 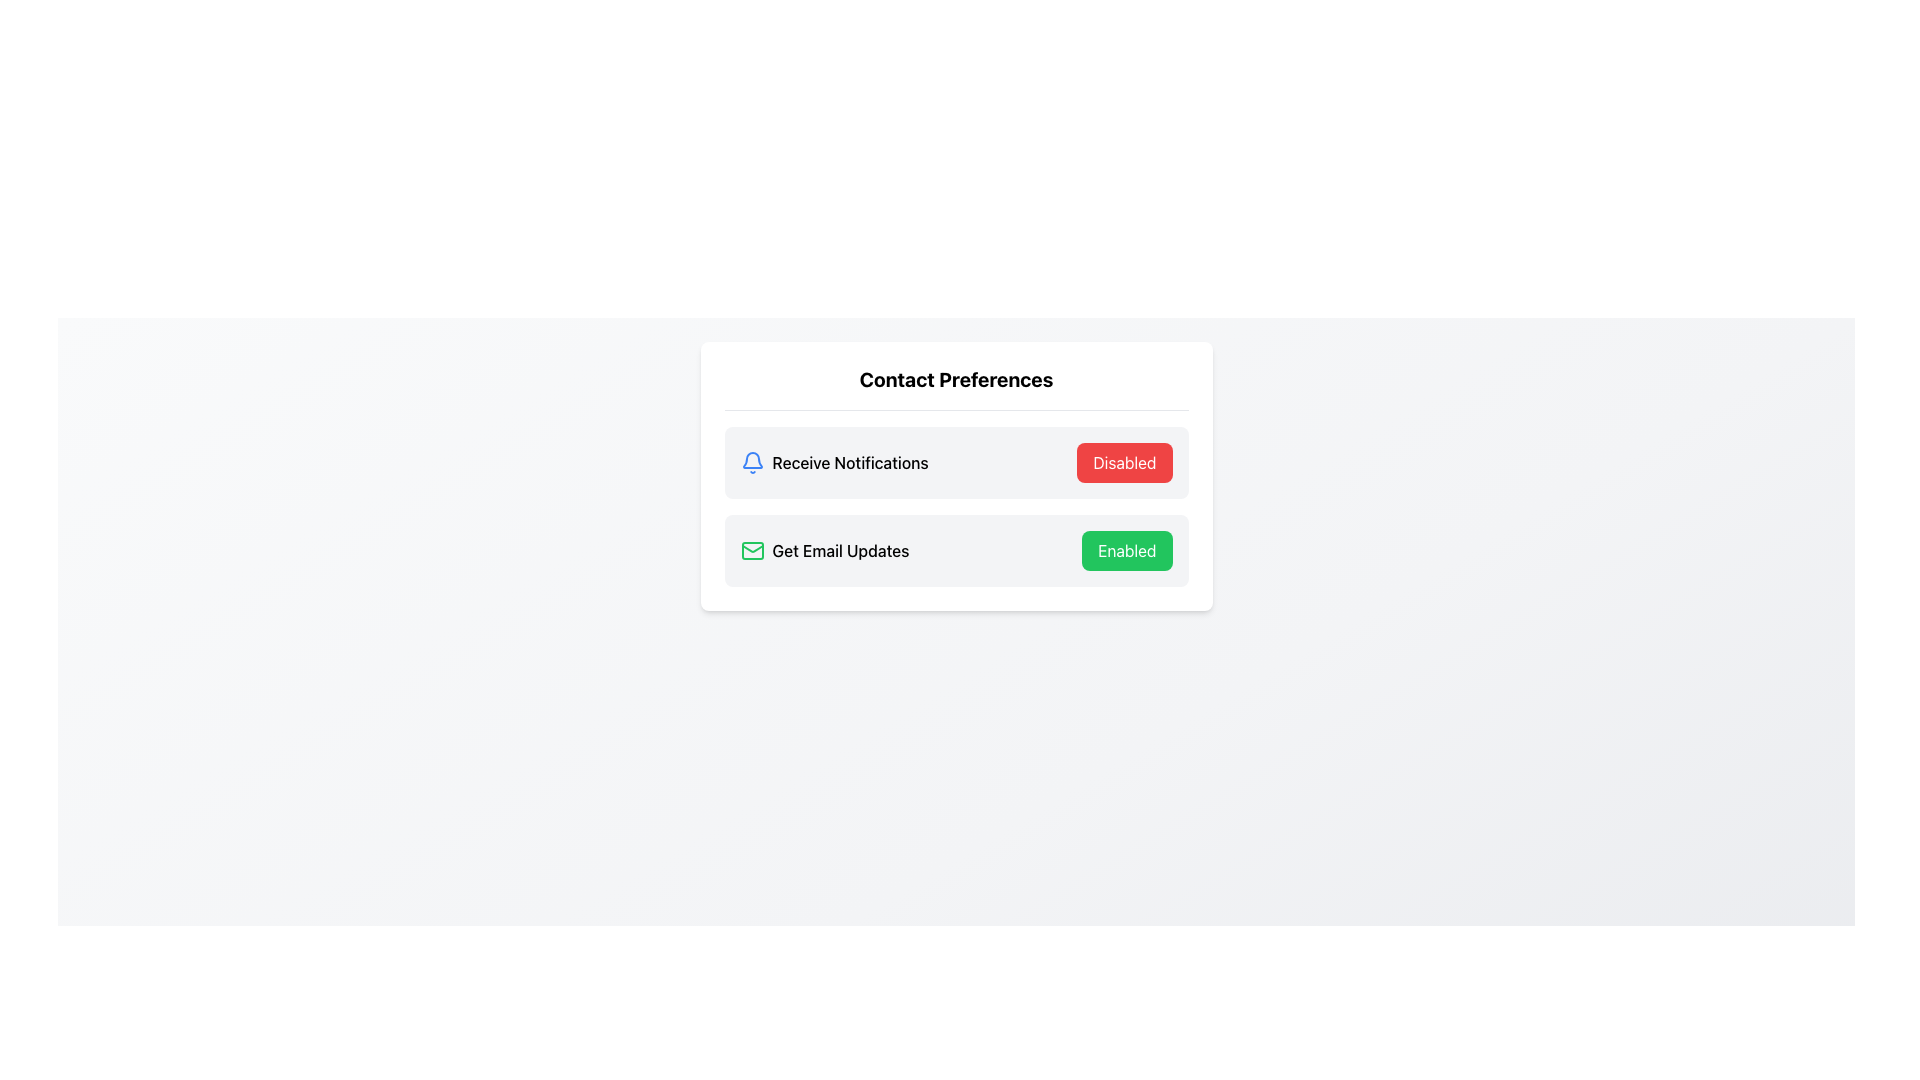 I want to click on the Option row with a notification bell icon, the text 'Receive Notifications', and a red button titled 'Disabled', so click(x=955, y=462).